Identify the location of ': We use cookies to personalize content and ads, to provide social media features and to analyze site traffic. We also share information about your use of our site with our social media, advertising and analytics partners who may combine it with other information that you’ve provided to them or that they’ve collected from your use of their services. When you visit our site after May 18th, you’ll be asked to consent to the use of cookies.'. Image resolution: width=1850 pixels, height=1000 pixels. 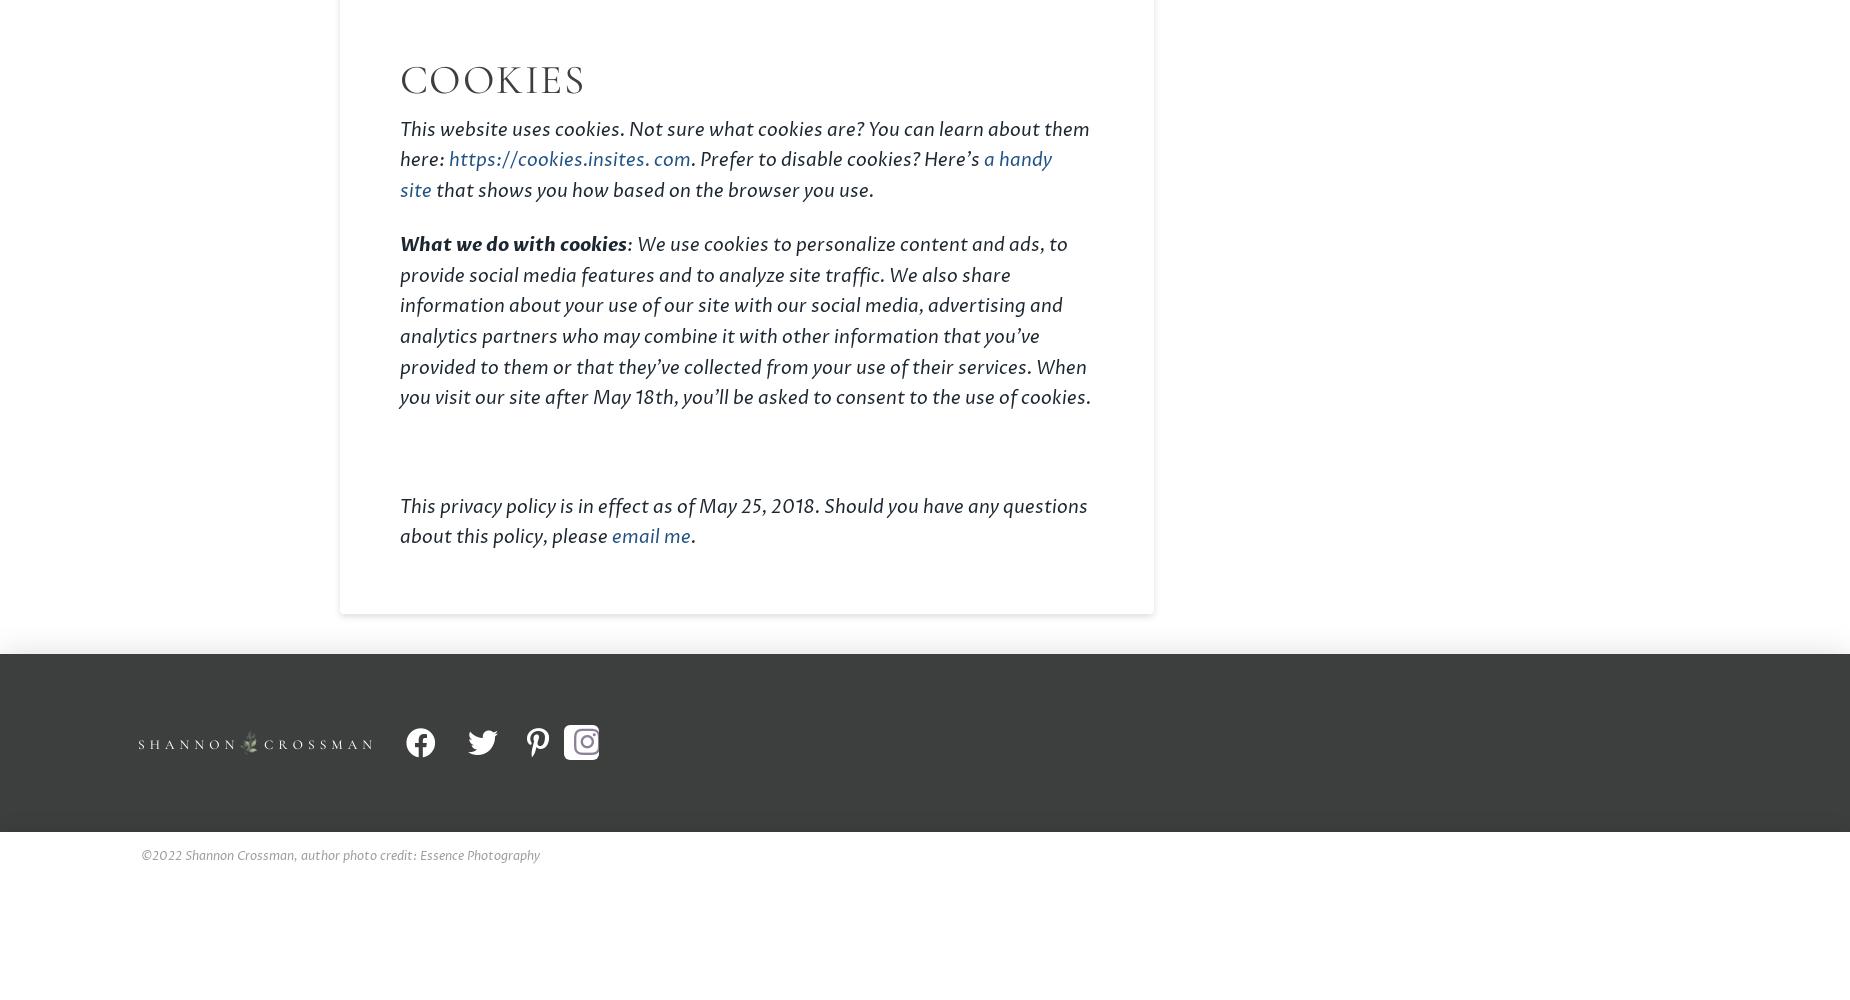
(745, 321).